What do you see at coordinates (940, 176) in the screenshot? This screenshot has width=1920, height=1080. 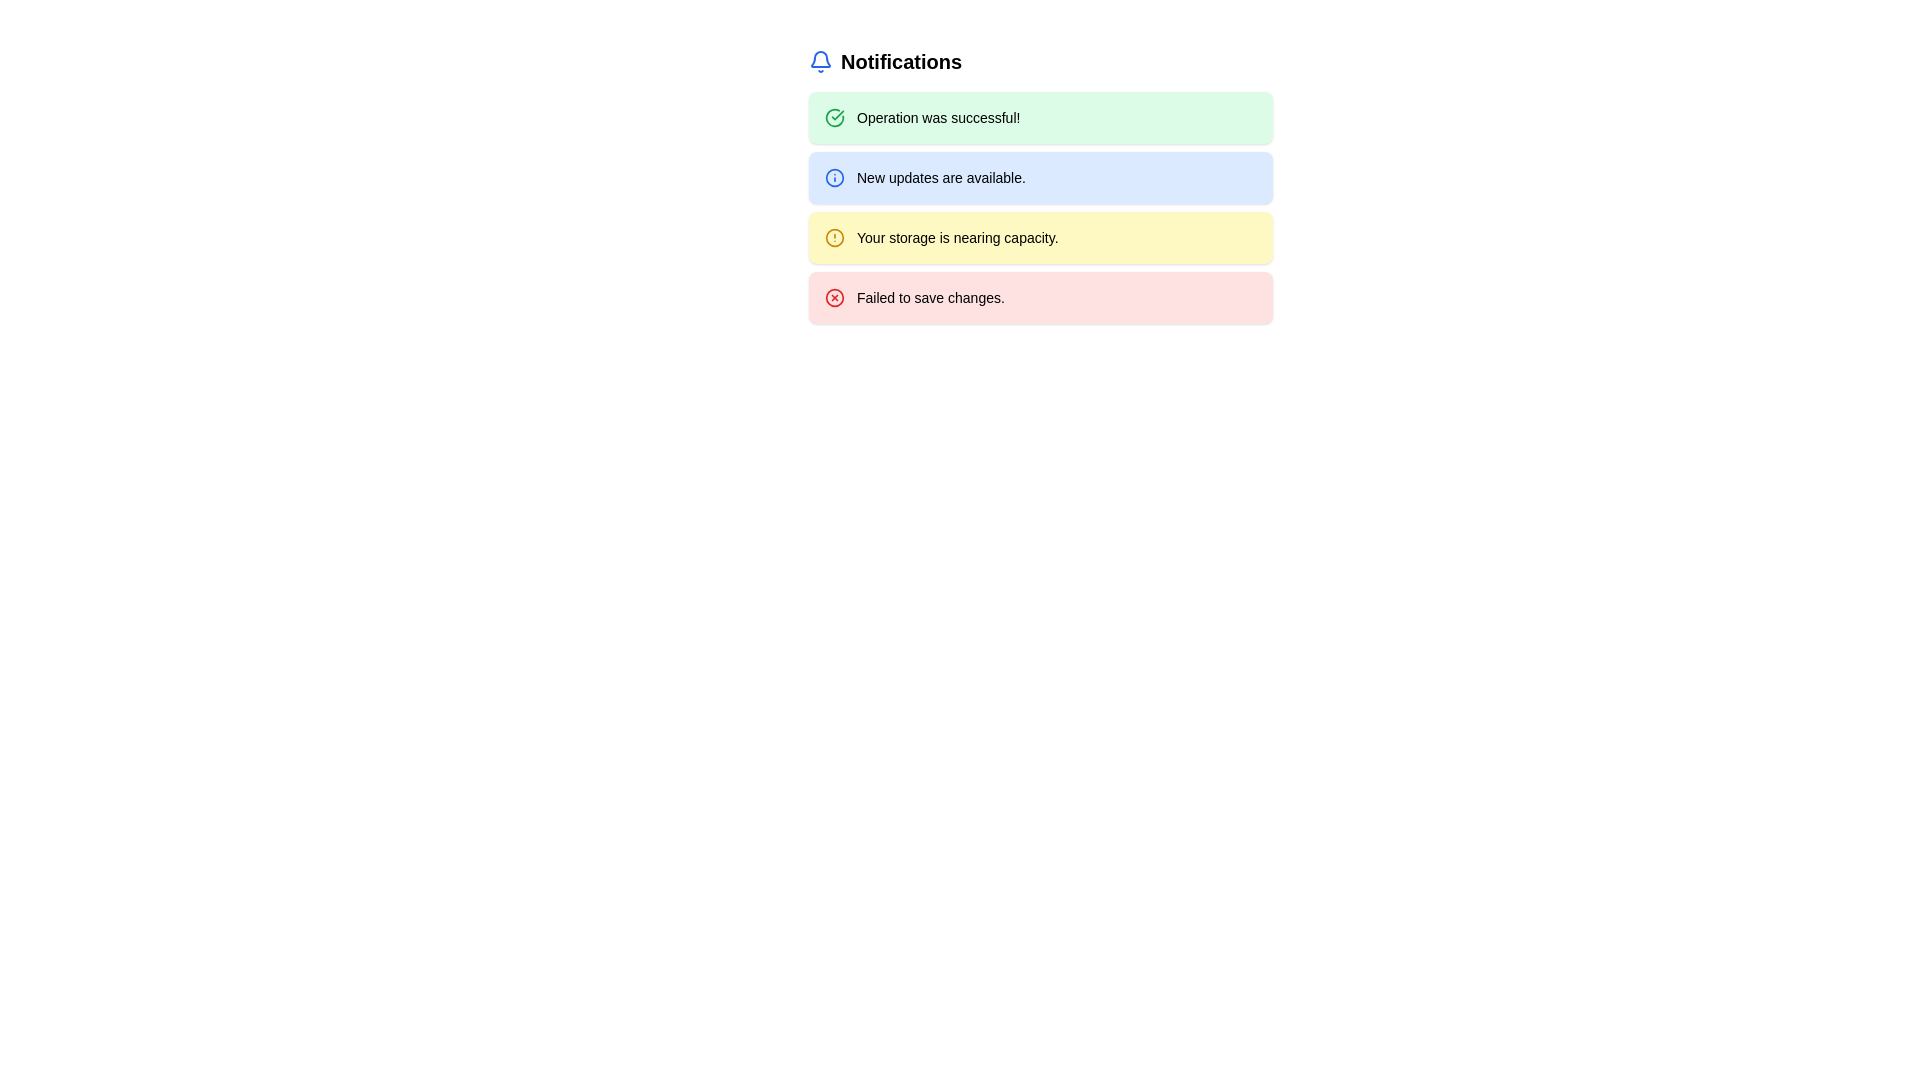 I see `the text element displaying 'New updates are available.' which is located in the second notification card, right of an info icon` at bounding box center [940, 176].